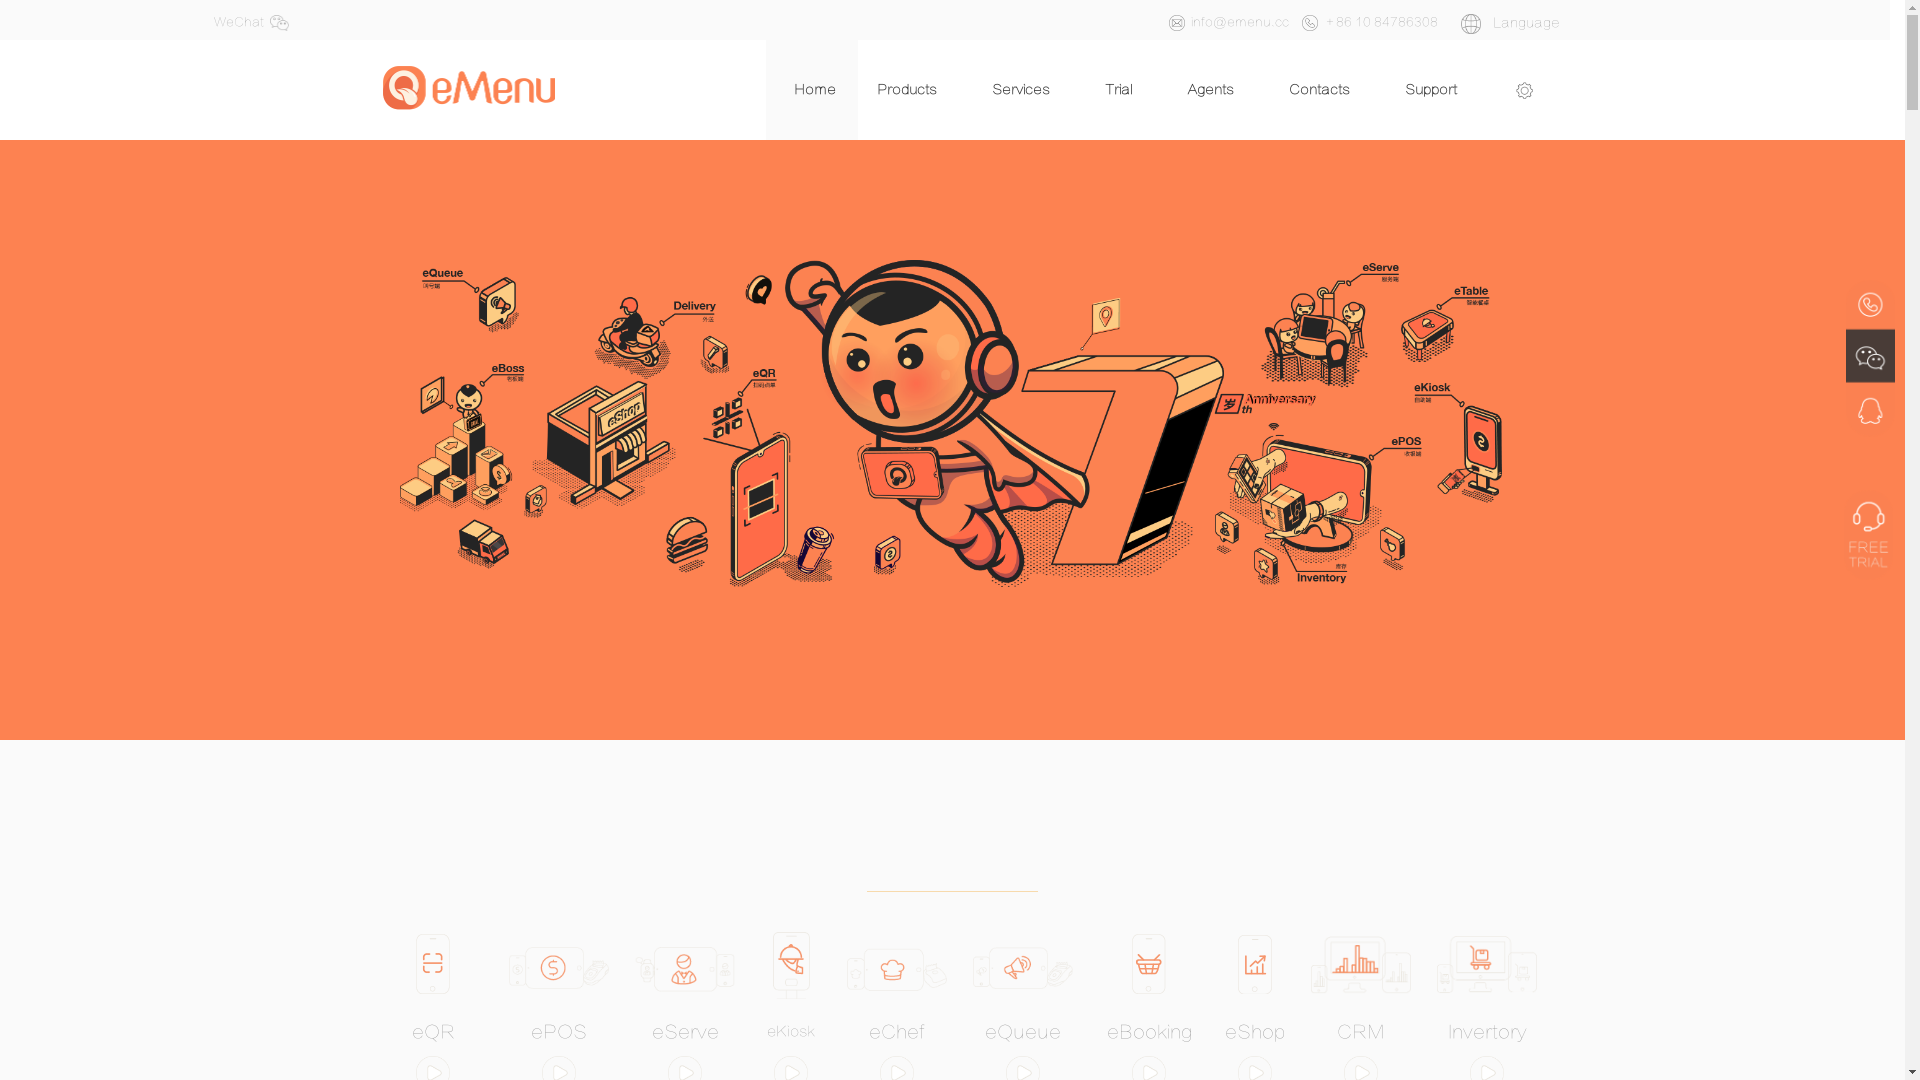 The height and width of the screenshot is (1080, 1920). What do you see at coordinates (432, 1029) in the screenshot?
I see `'eQR'` at bounding box center [432, 1029].